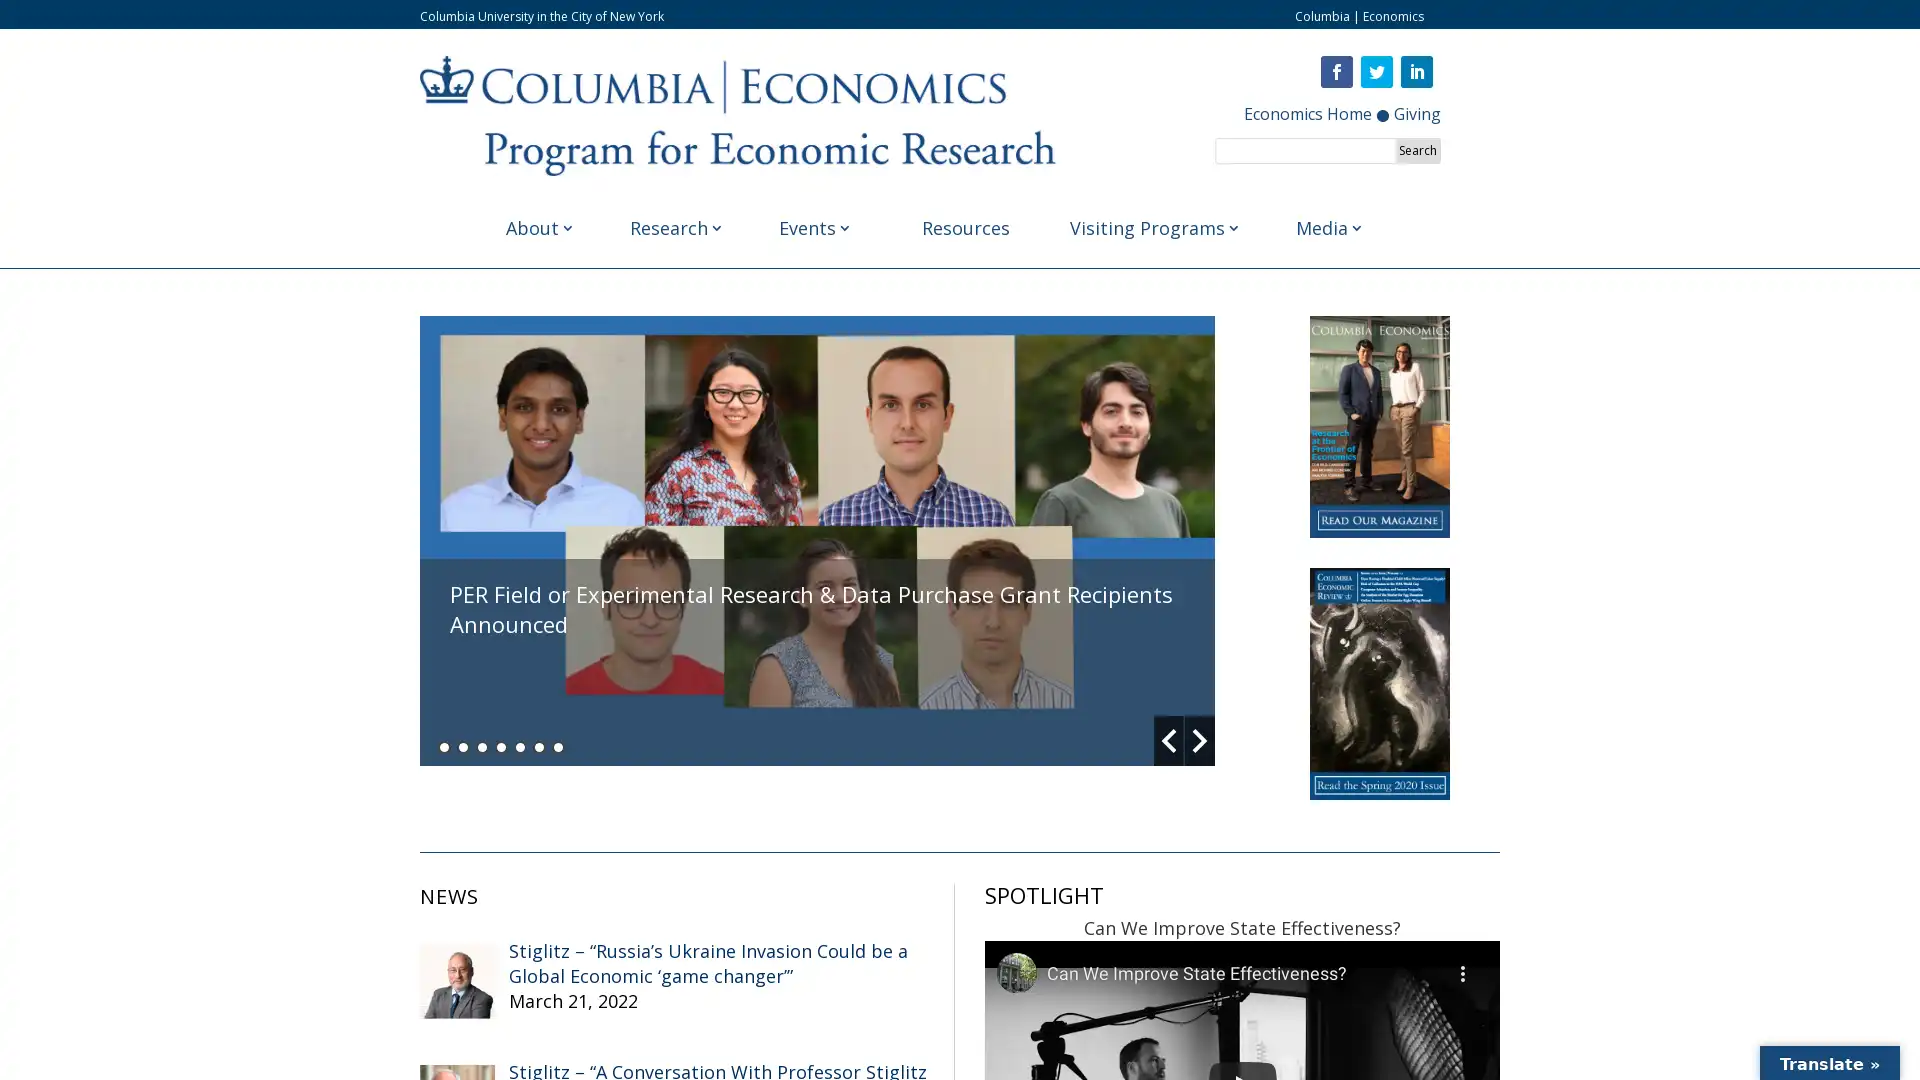 The height and width of the screenshot is (1080, 1920). Describe the element at coordinates (482, 746) in the screenshot. I see `3` at that location.